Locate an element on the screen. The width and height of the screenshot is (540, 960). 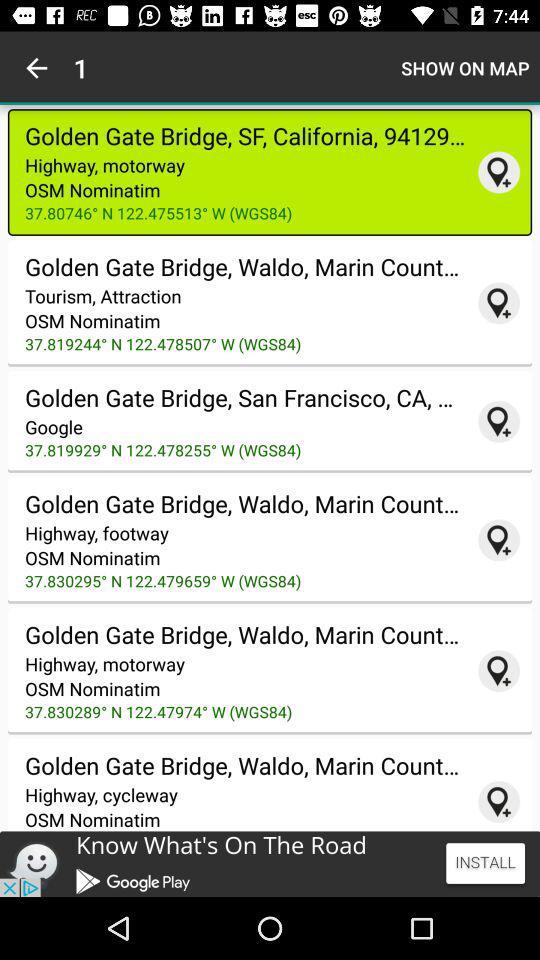
coordinates is located at coordinates (498, 671).